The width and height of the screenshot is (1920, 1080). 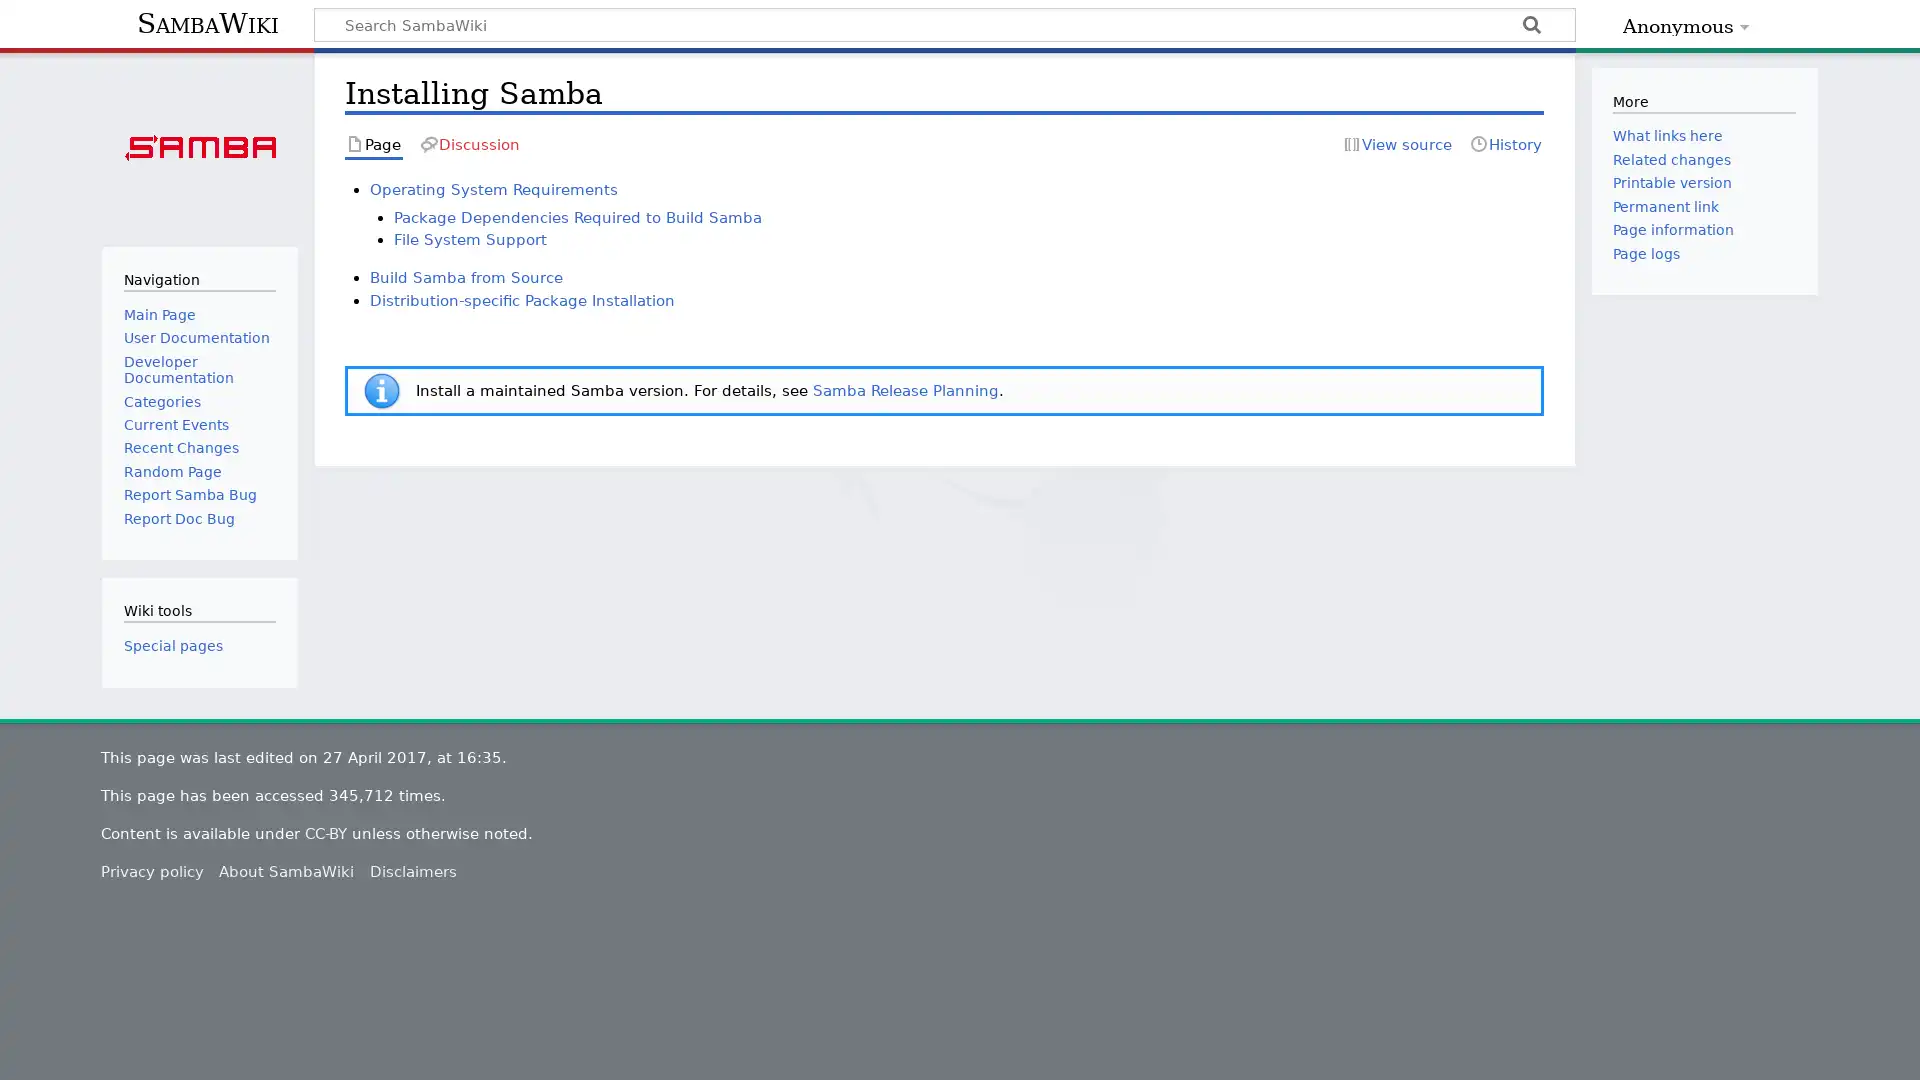 What do you see at coordinates (1530, 27) in the screenshot?
I see `Search` at bounding box center [1530, 27].